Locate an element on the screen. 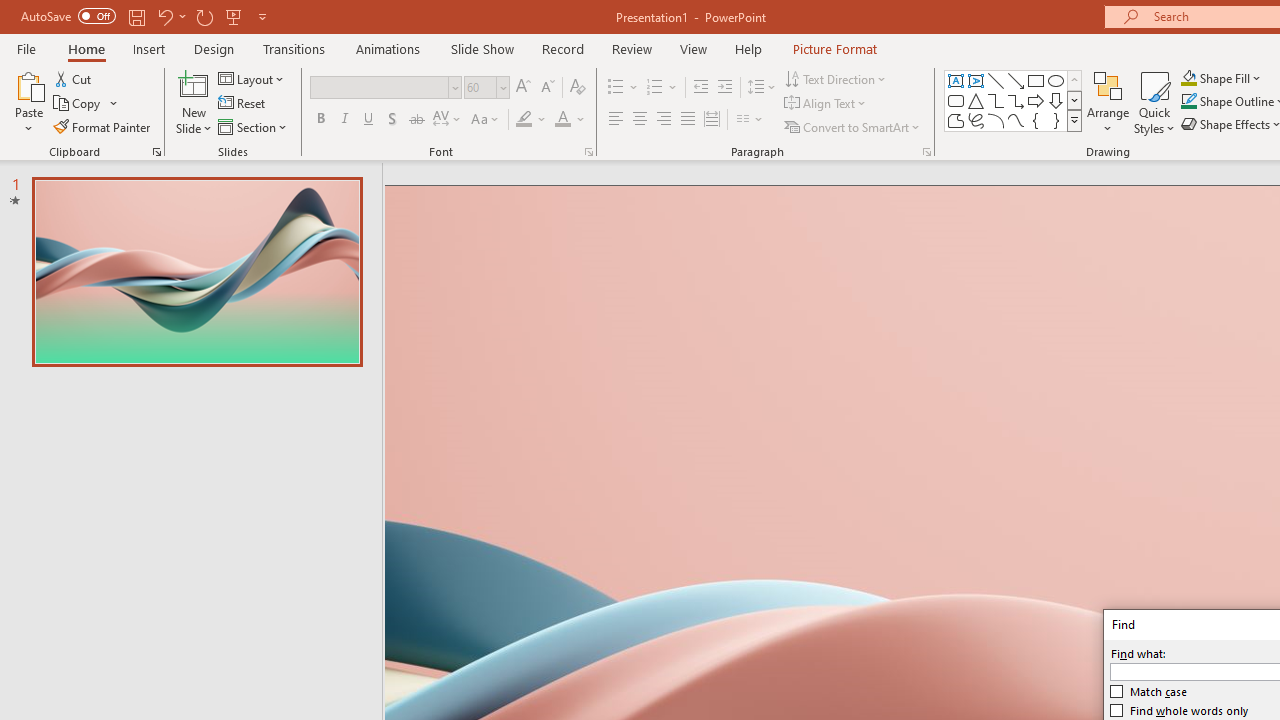 The image size is (1280, 720). 'Isosceles Triangle' is located at coordinates (976, 100).